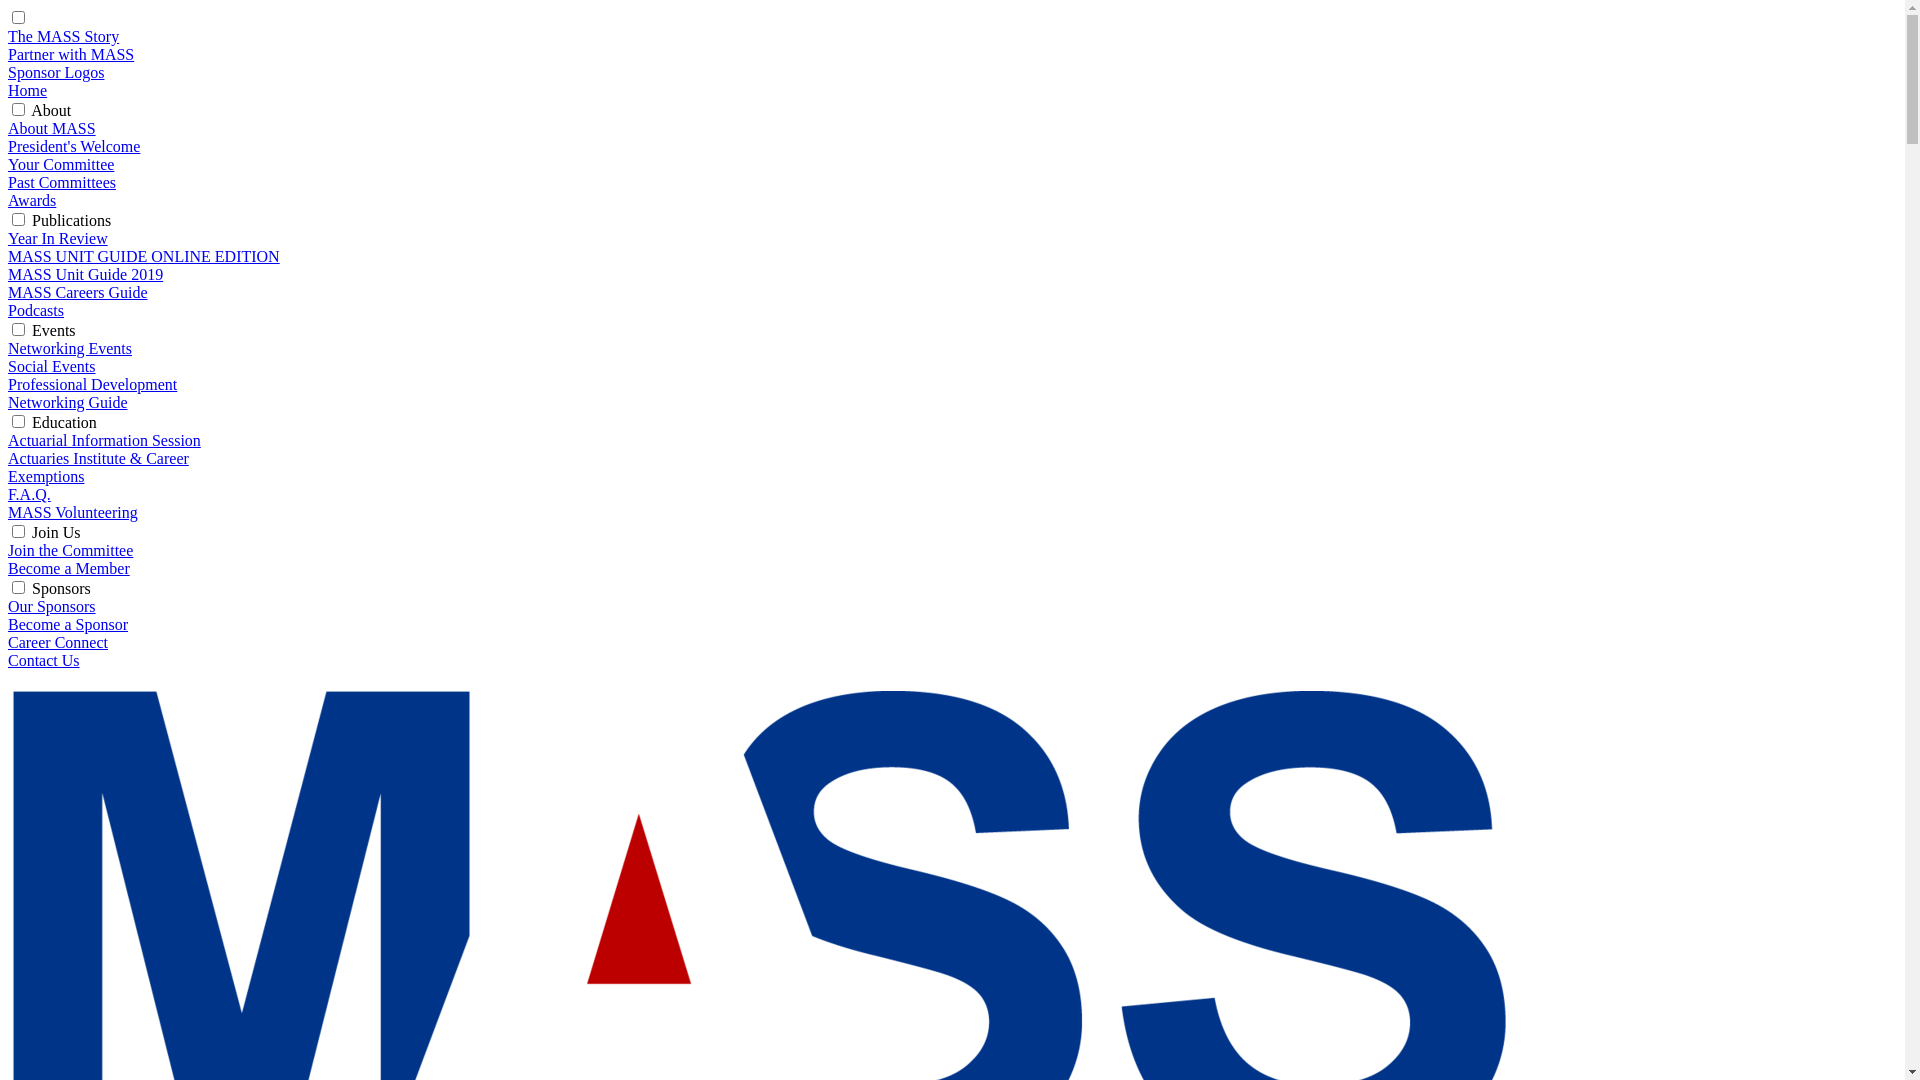 This screenshot has width=1920, height=1080. What do you see at coordinates (52, 128) in the screenshot?
I see `'About MASS'` at bounding box center [52, 128].